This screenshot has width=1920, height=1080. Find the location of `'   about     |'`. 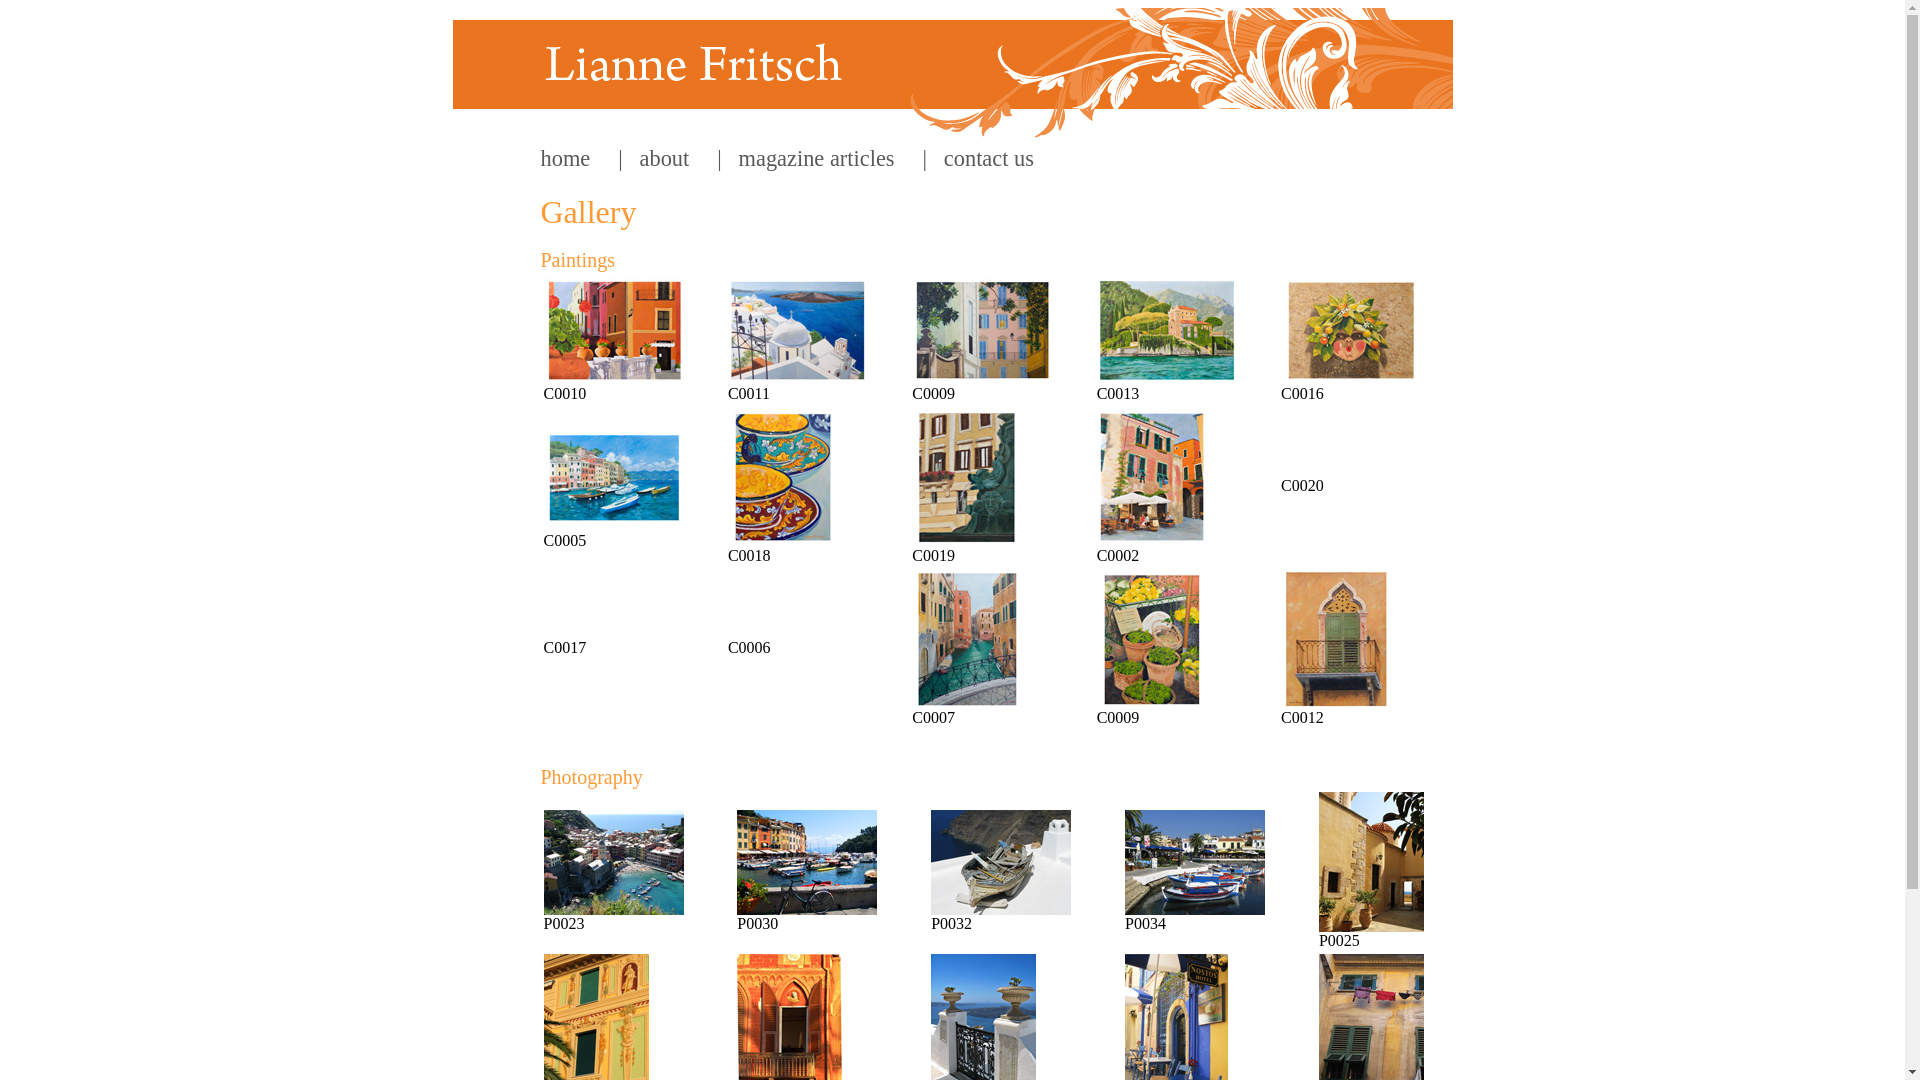

'   about     |' is located at coordinates (672, 157).